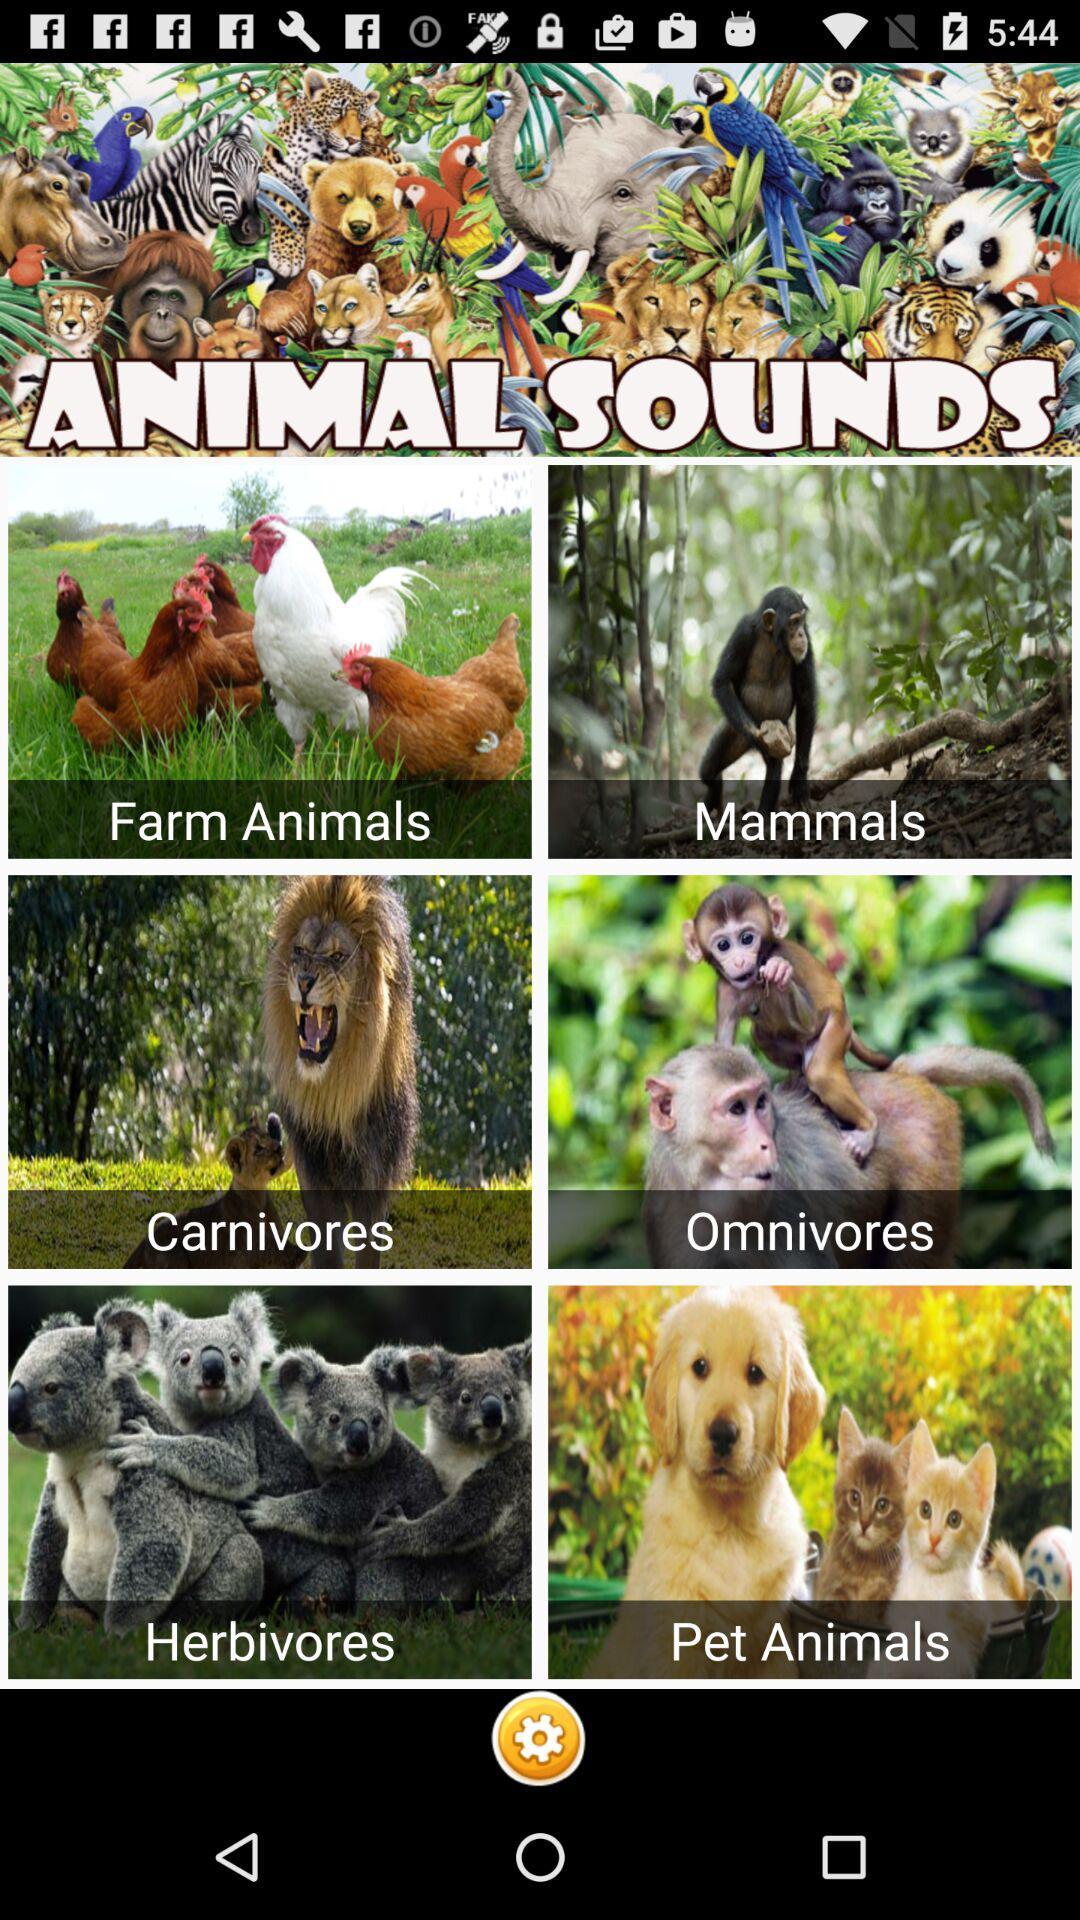 Image resolution: width=1080 pixels, height=1920 pixels. I want to click on the icon at the bottom, so click(538, 1740).